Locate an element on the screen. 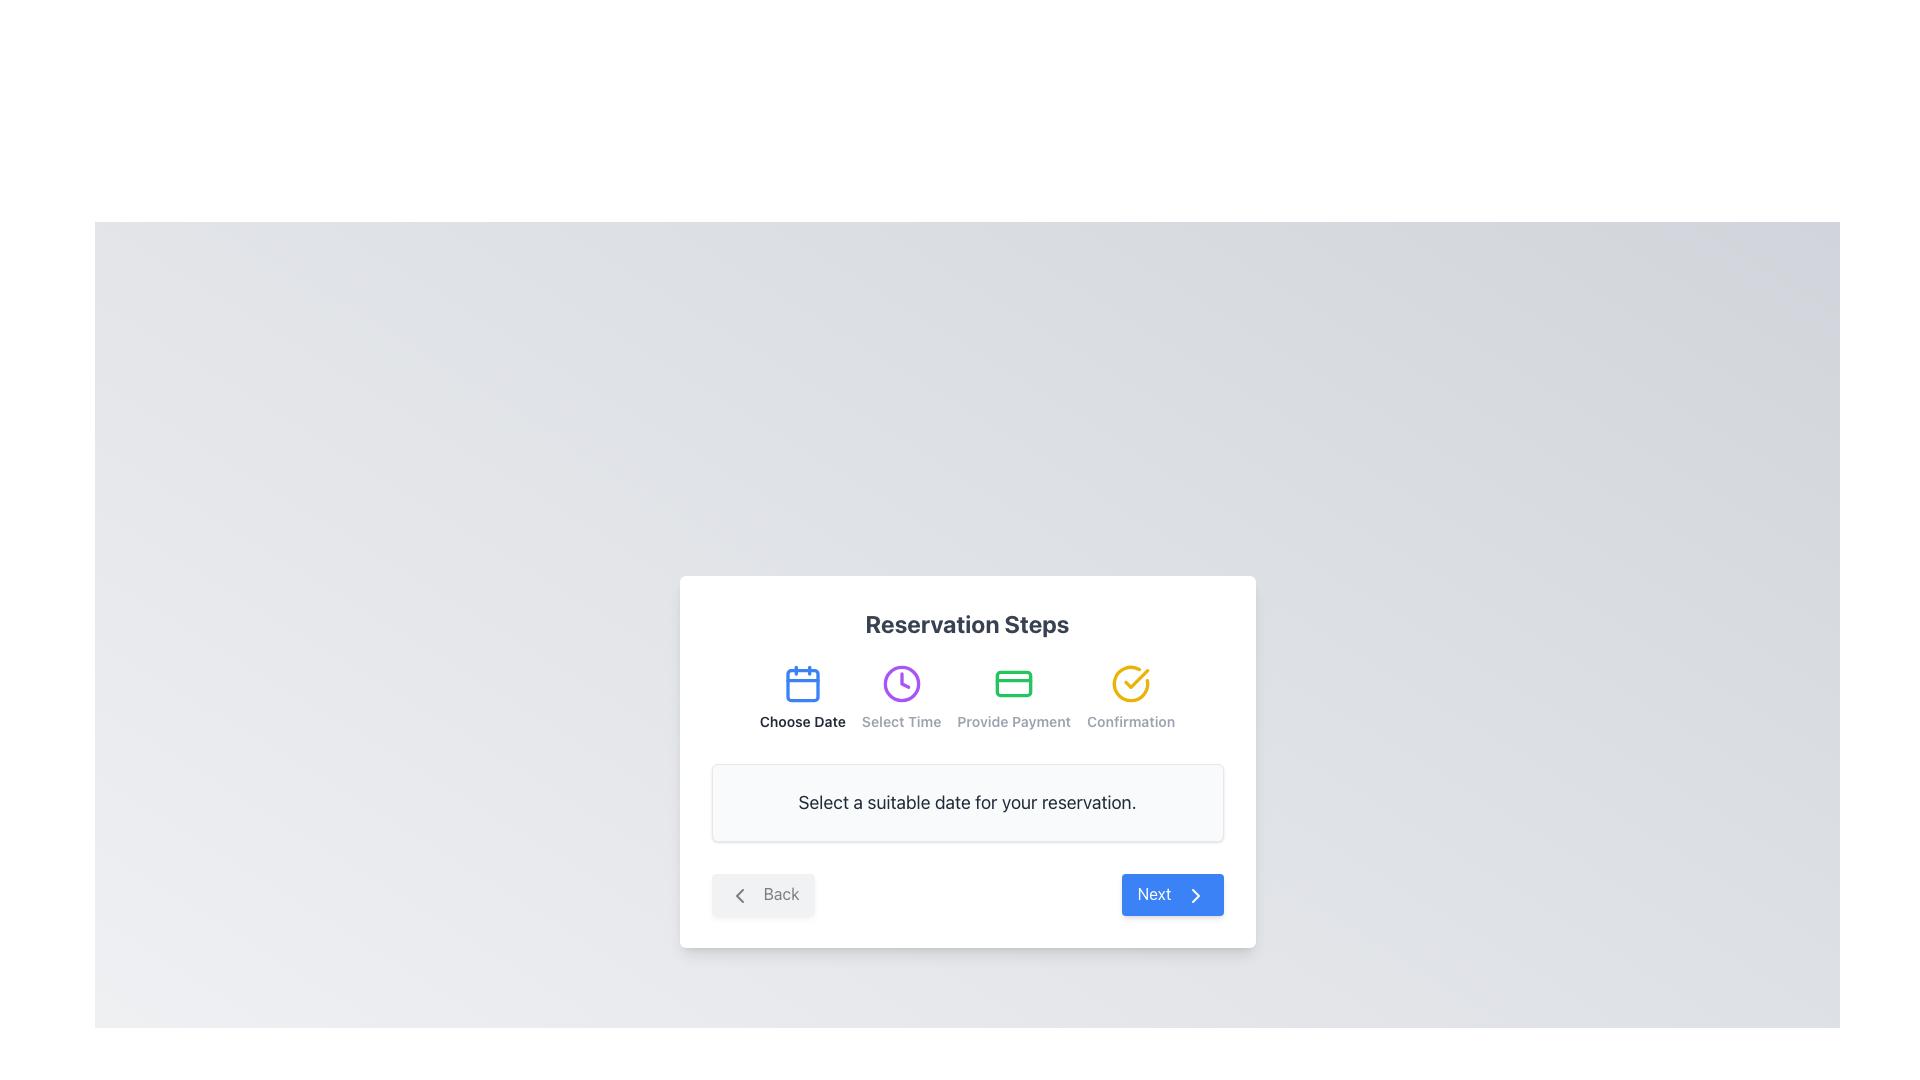 The width and height of the screenshot is (1920, 1080). the chevron arrow icon located within the 'Next' button at the bottom-right corner of the 'Reservation Steps' modal is located at coordinates (1195, 894).